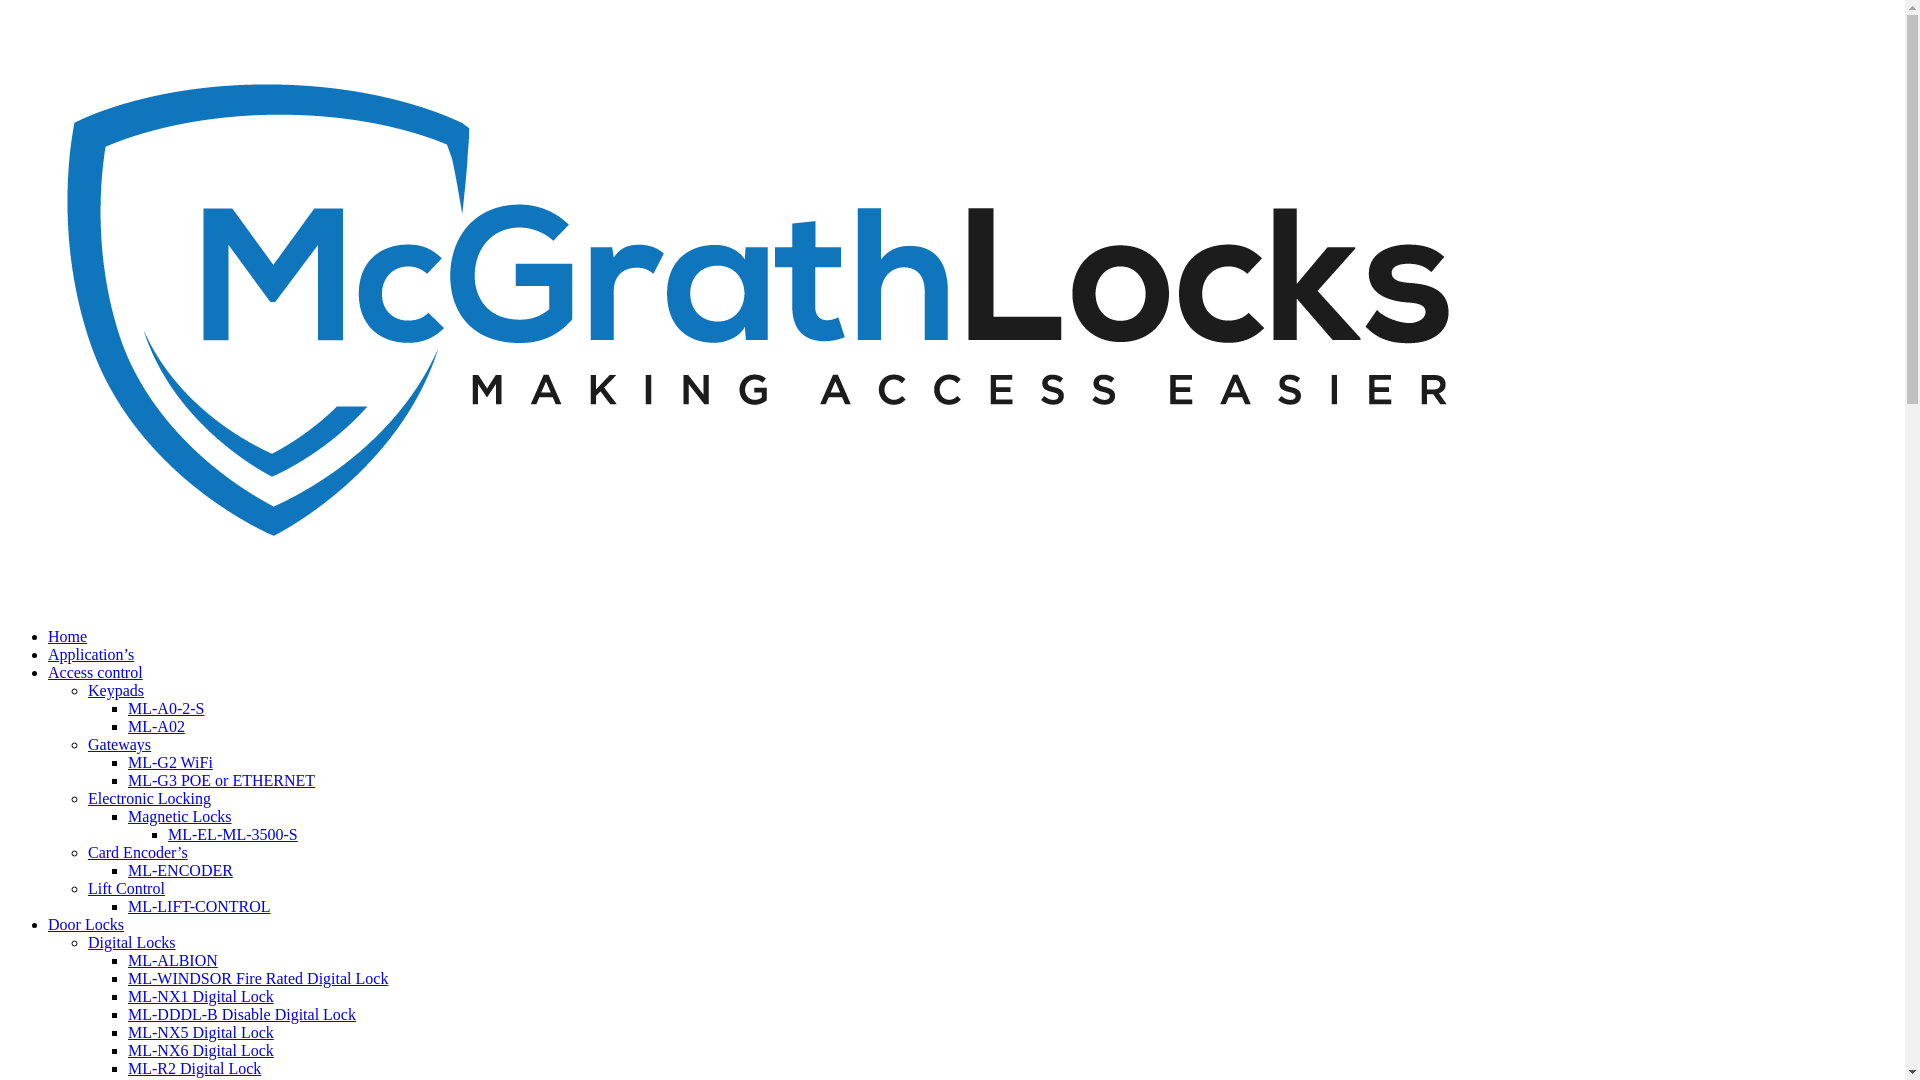 The width and height of the screenshot is (1920, 1080). What do you see at coordinates (201, 1032) in the screenshot?
I see `'ML-NX5 Digital Lock'` at bounding box center [201, 1032].